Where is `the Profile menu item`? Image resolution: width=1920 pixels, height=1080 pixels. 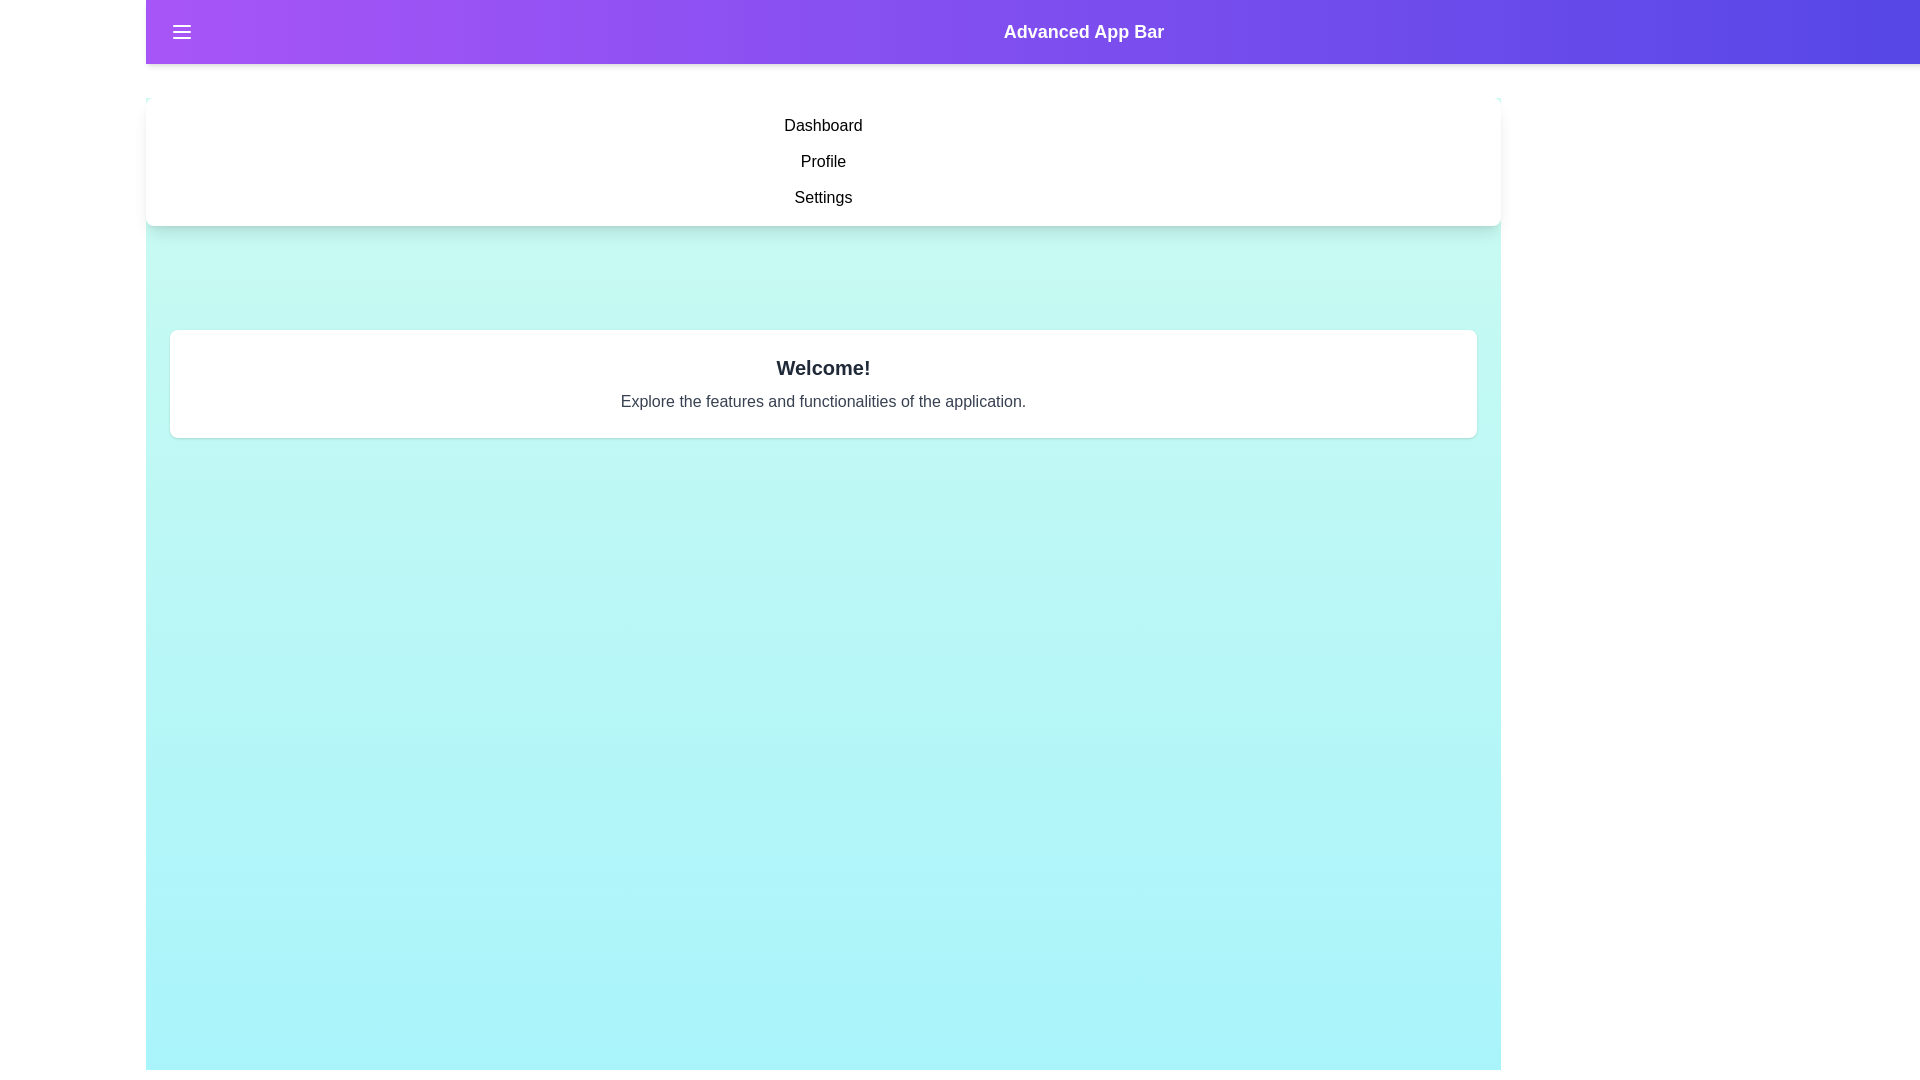 the Profile menu item is located at coordinates (823, 161).